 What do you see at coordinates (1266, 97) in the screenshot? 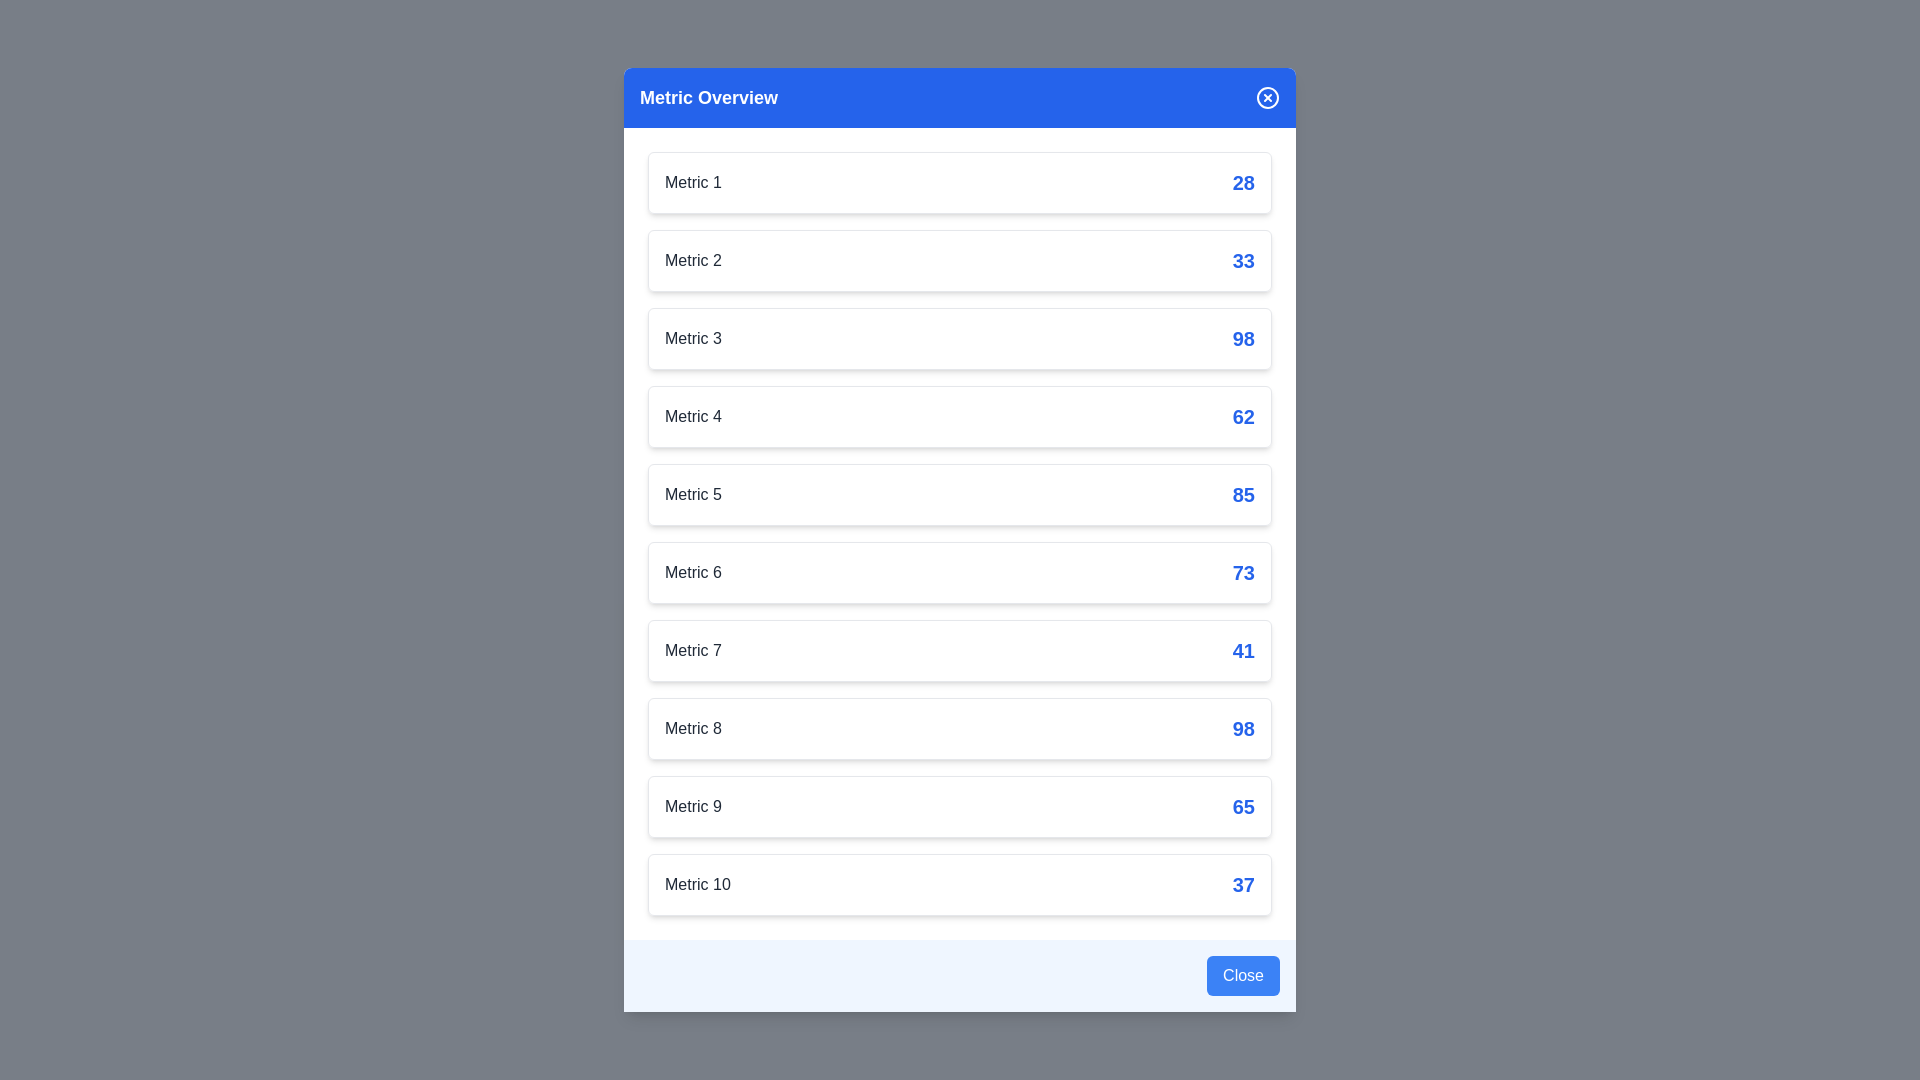
I see `the close button in the header to close the dialog` at bounding box center [1266, 97].